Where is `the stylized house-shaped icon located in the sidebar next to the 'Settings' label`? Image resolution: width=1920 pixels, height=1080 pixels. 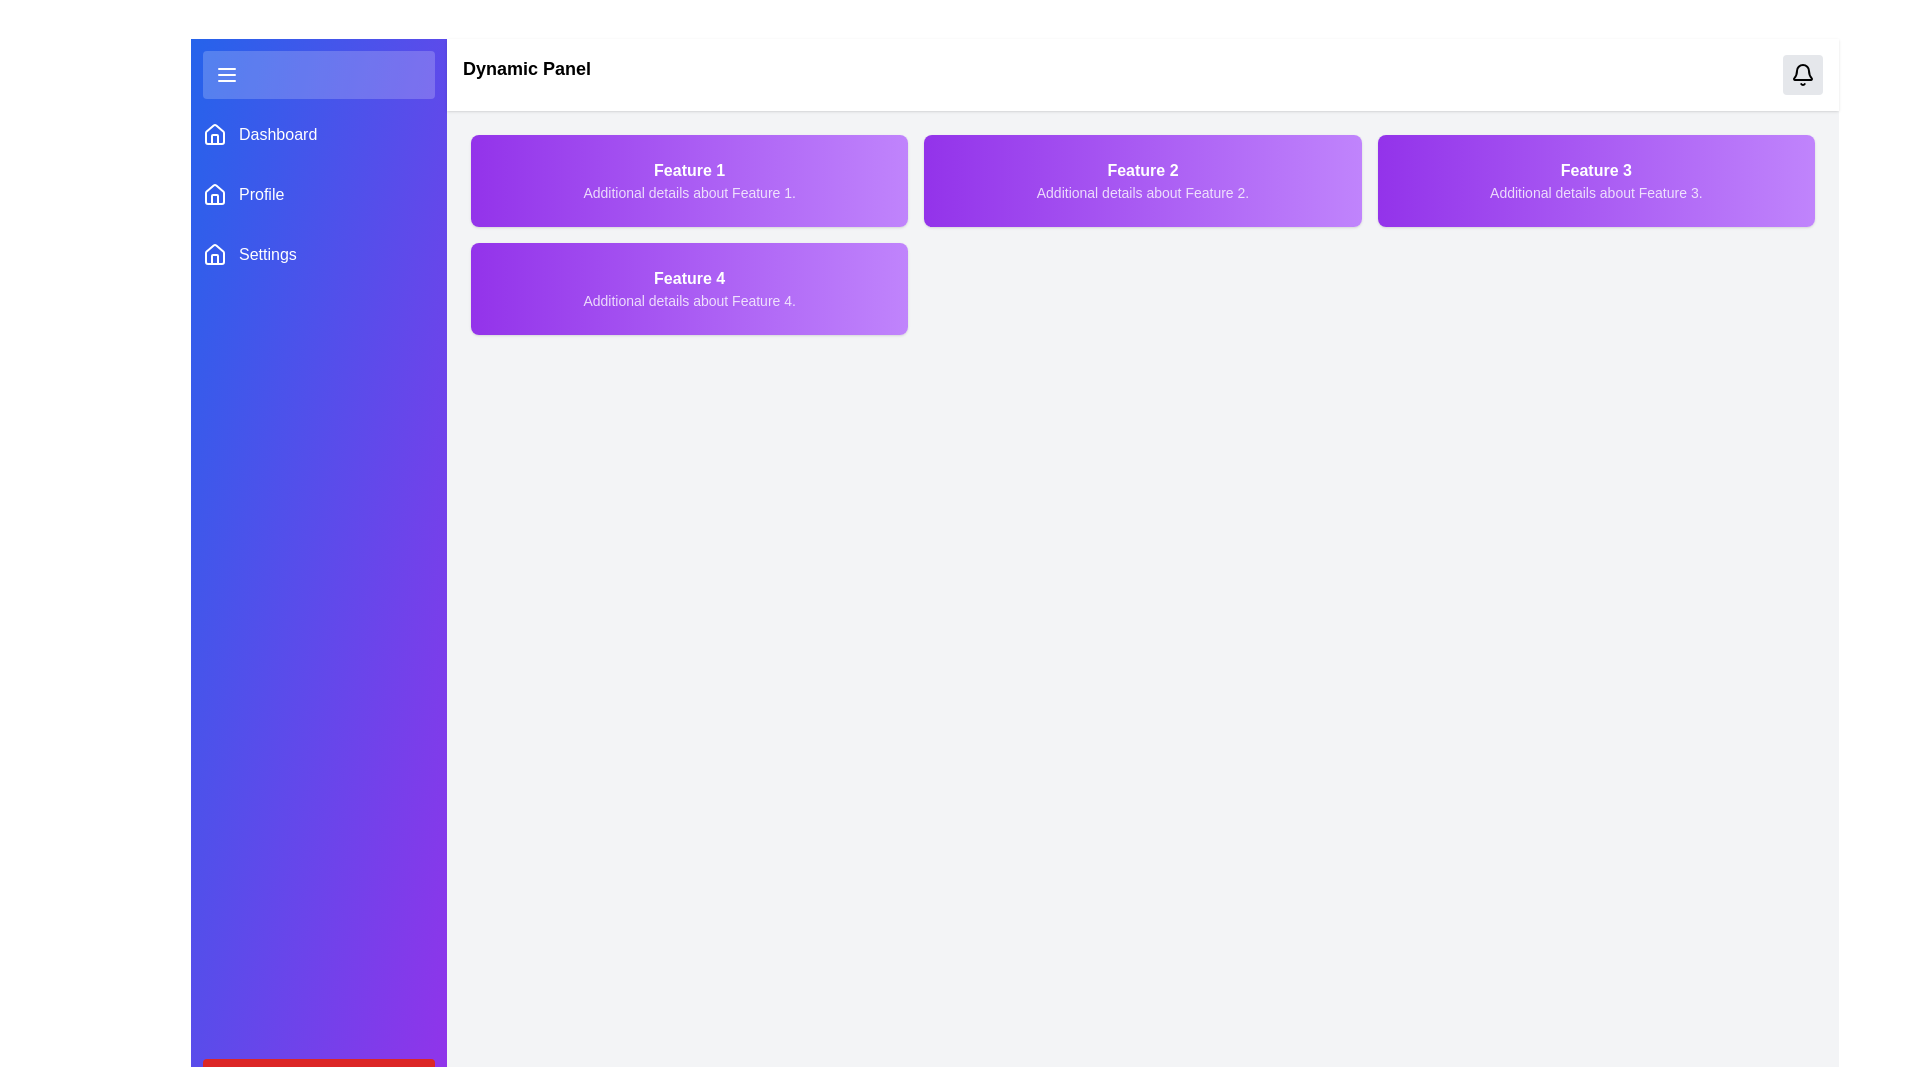 the stylized house-shaped icon located in the sidebar next to the 'Settings' label is located at coordinates (215, 253).